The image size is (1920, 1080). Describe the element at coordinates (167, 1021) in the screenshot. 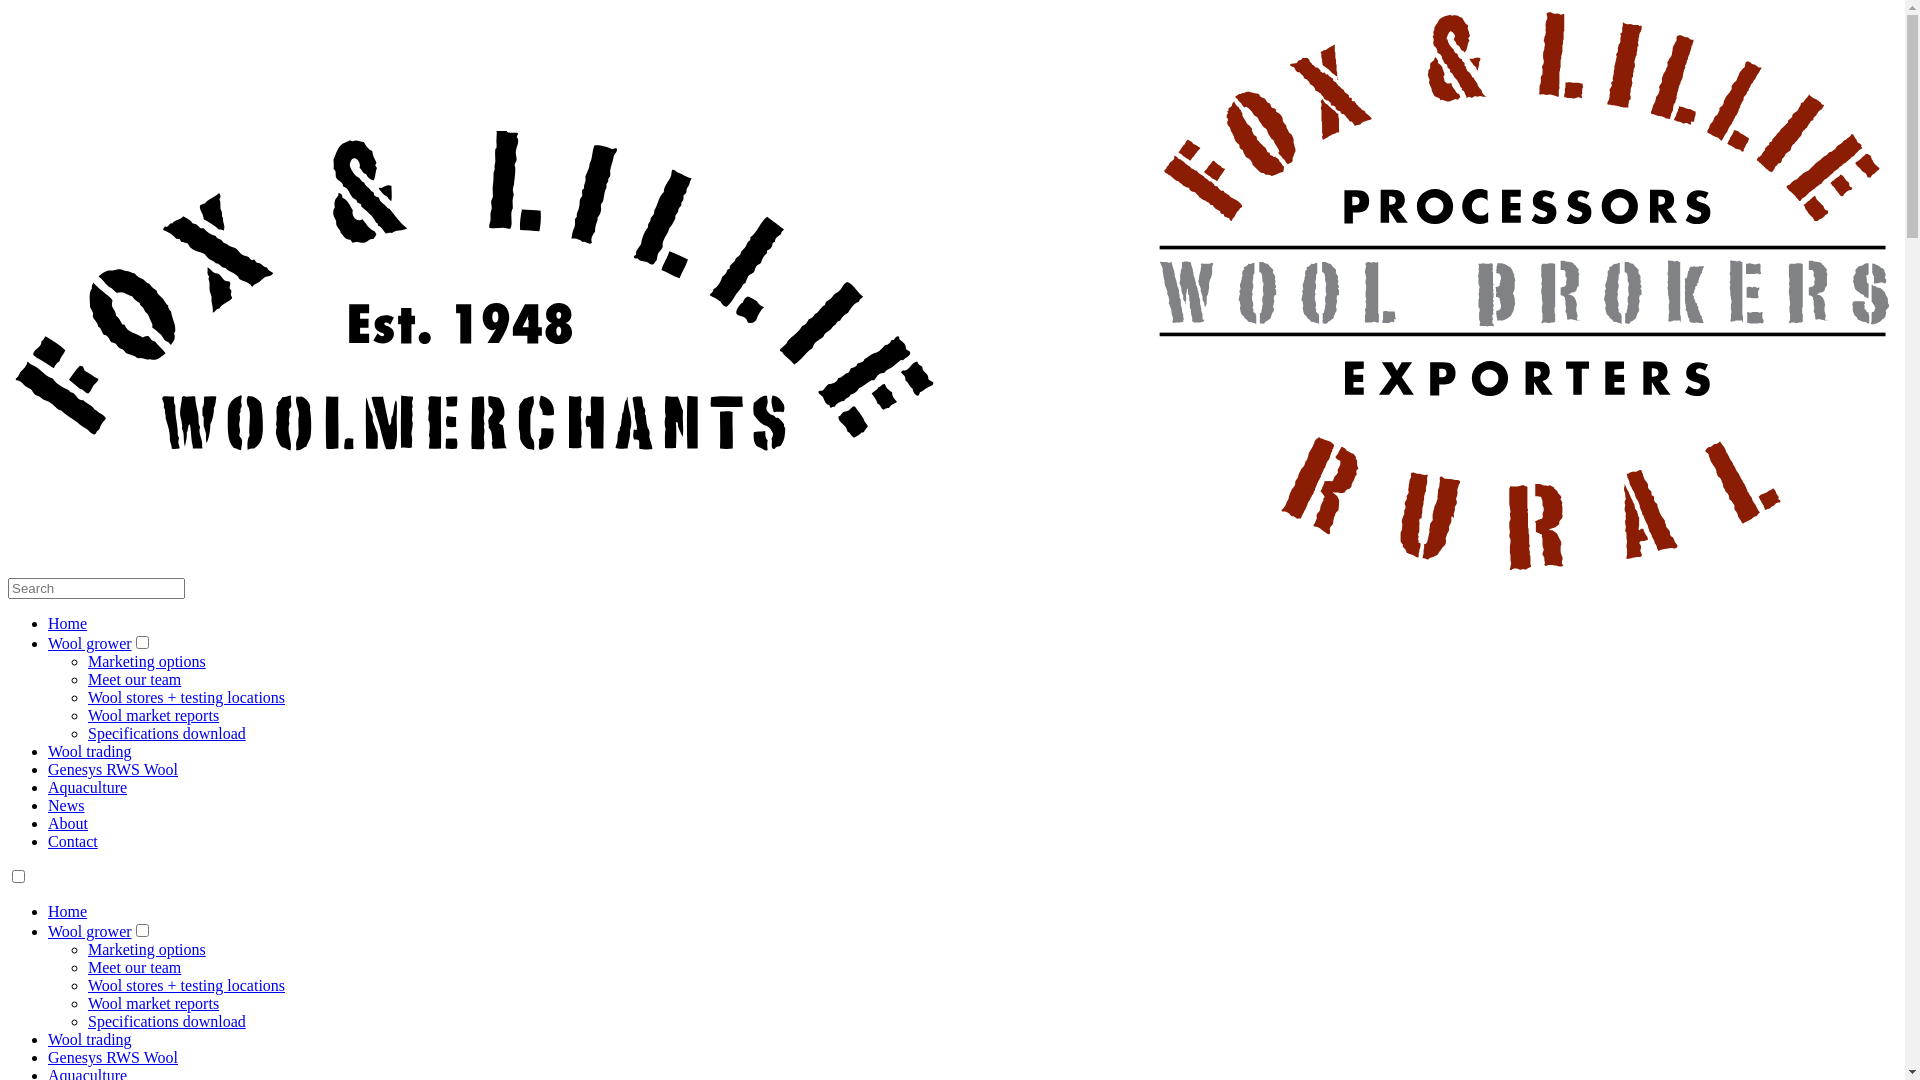

I see `'Specifications download'` at that location.